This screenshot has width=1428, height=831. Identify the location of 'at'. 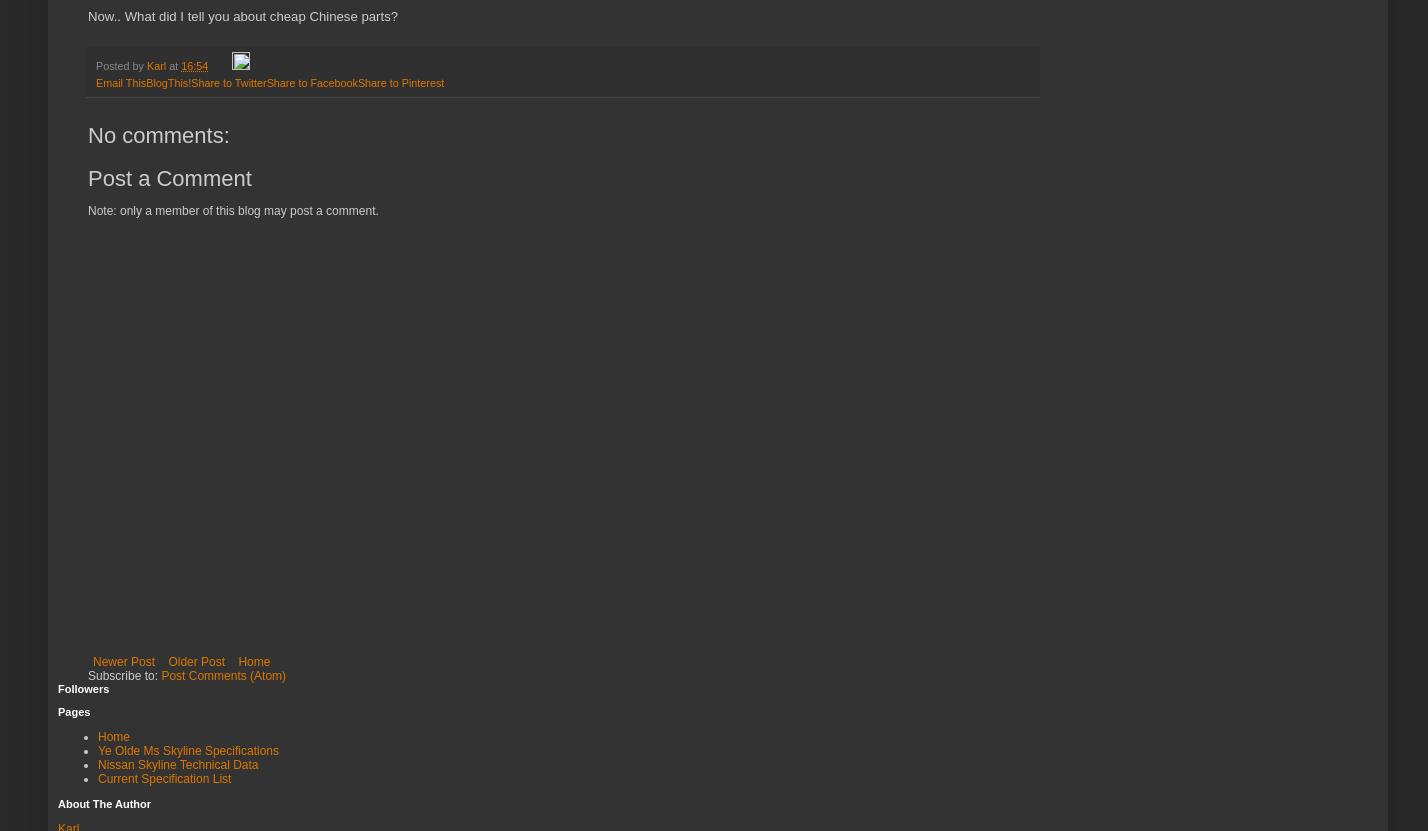
(174, 63).